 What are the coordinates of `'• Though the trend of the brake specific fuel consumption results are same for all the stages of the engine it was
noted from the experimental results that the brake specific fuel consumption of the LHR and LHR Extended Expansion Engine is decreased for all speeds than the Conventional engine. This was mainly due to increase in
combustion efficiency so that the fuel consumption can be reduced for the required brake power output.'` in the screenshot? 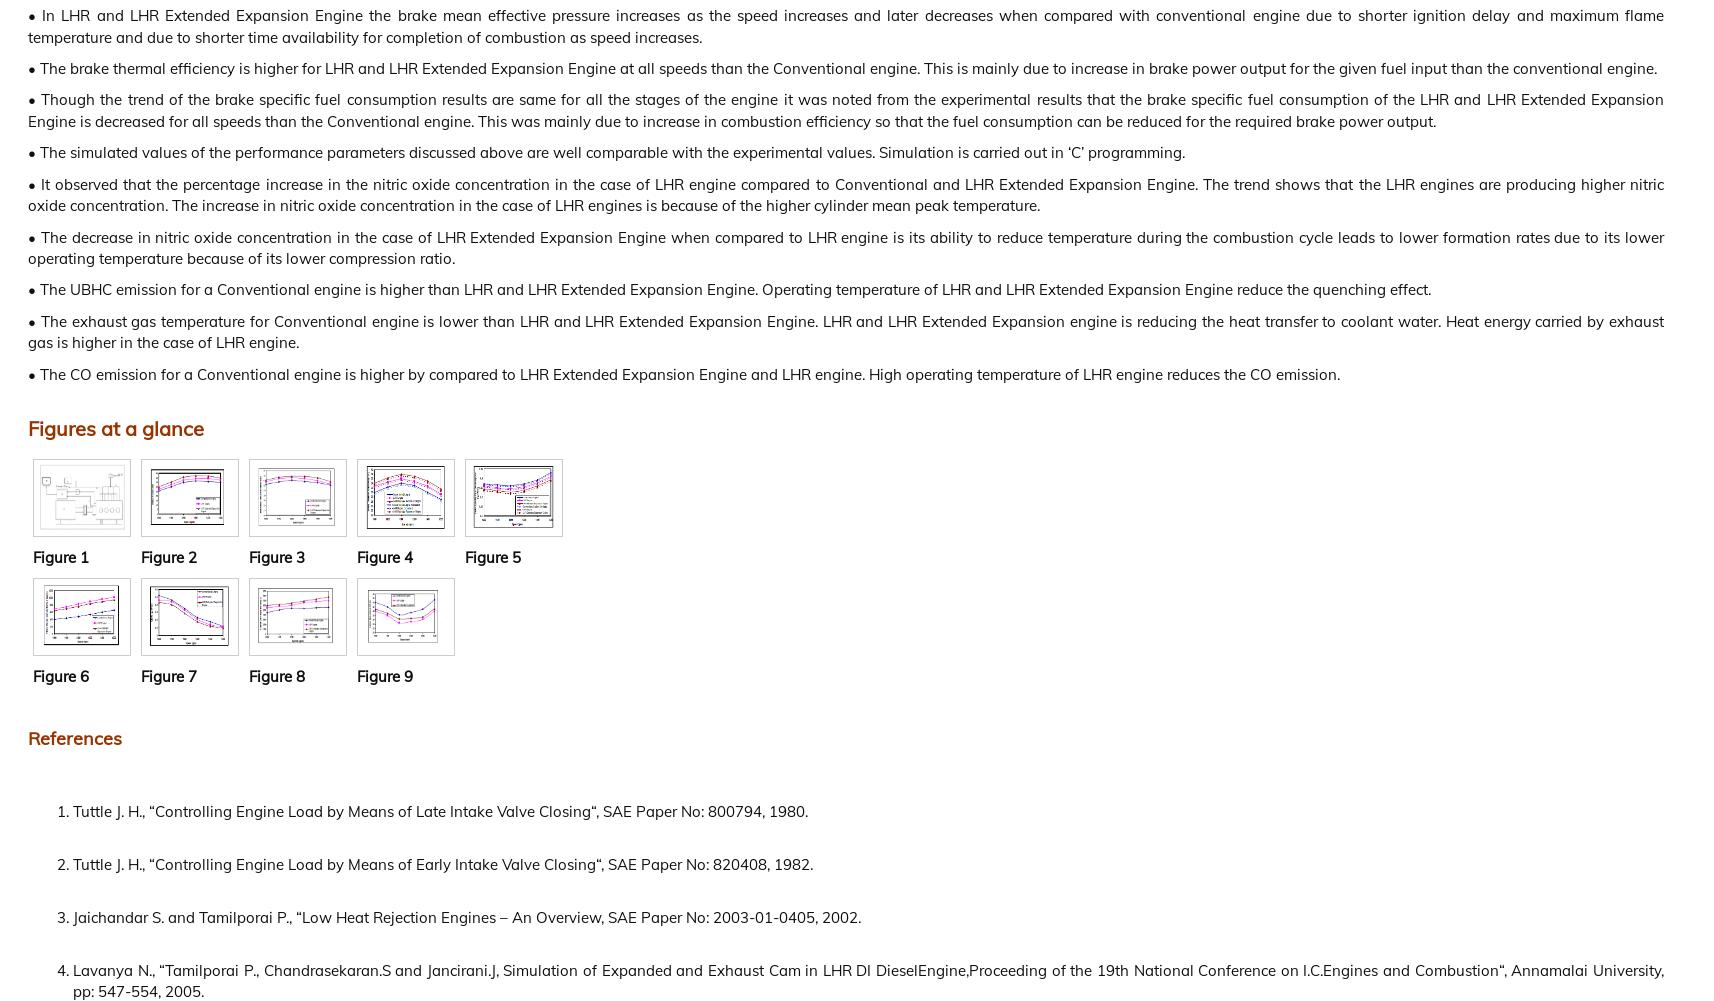 It's located at (26, 109).